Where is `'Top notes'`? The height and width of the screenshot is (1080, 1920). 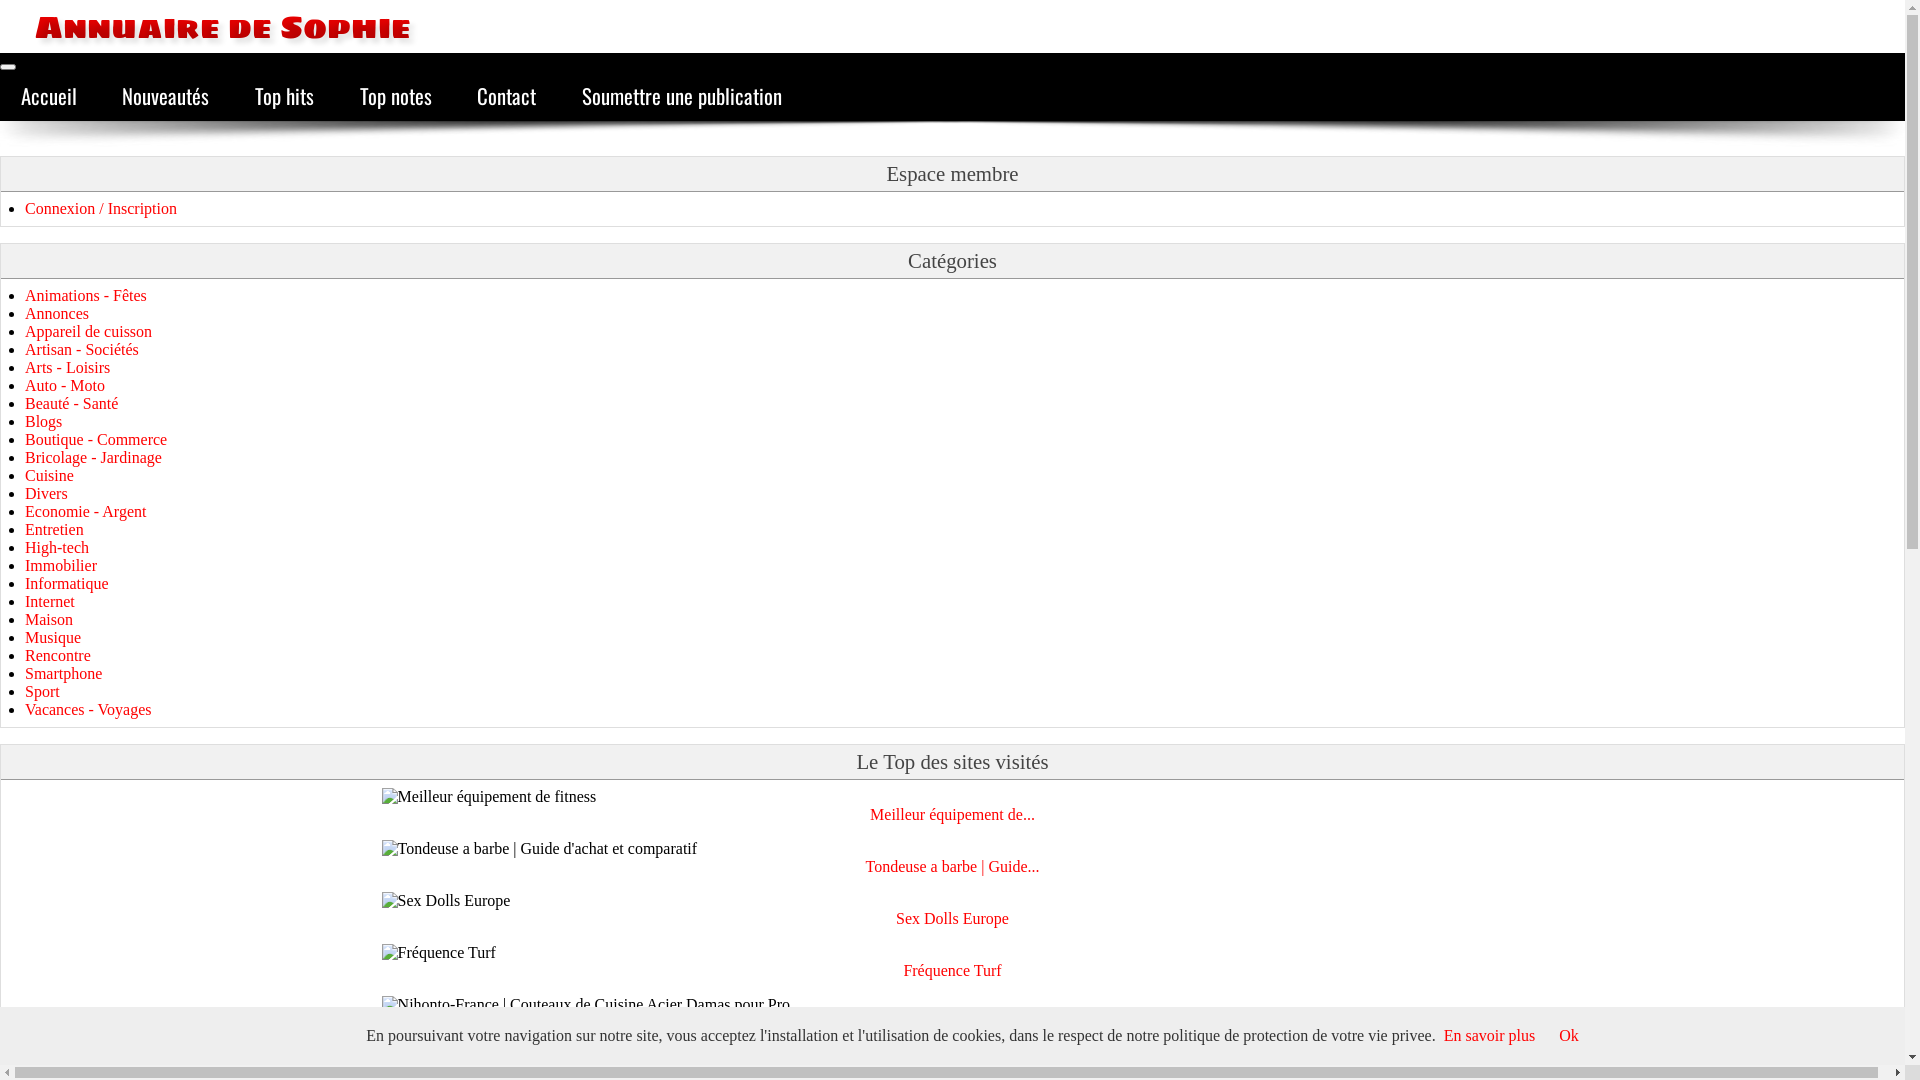 'Top notes' is located at coordinates (395, 96).